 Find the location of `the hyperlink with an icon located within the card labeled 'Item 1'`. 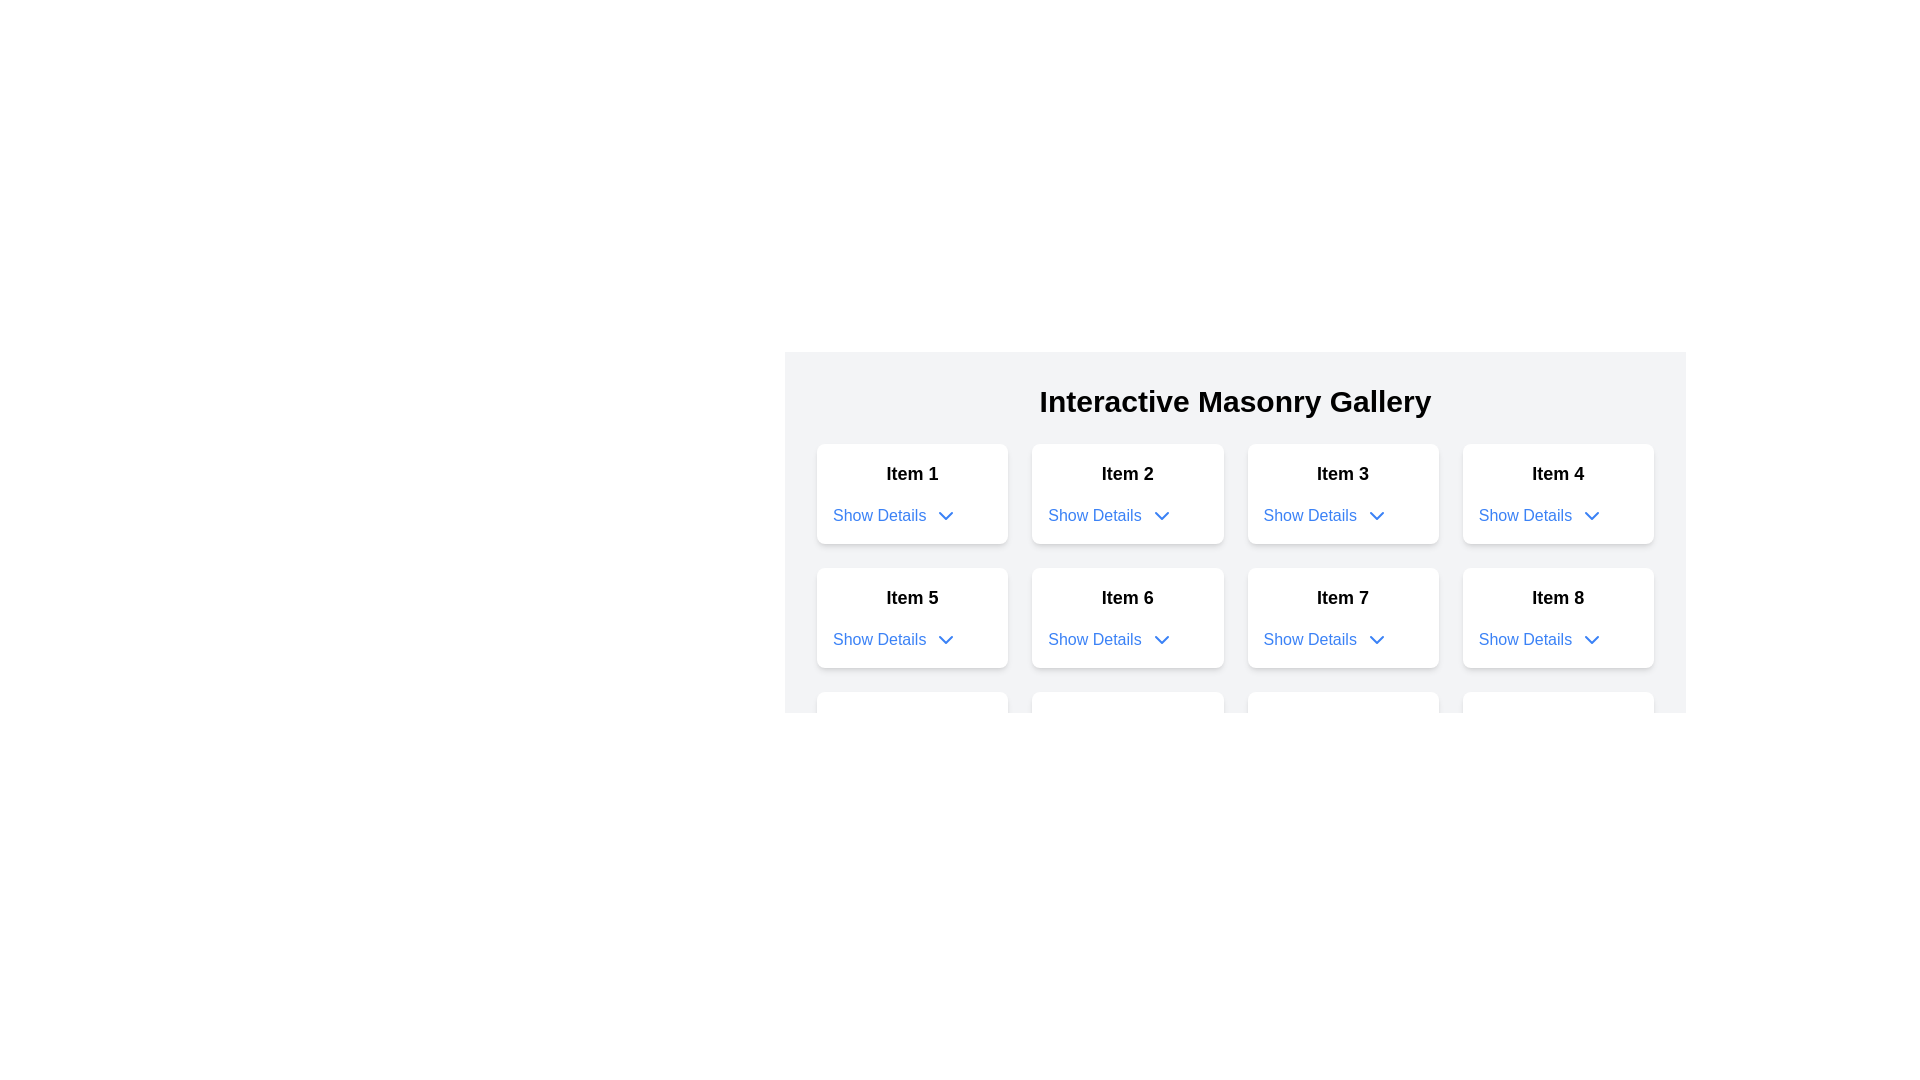

the hyperlink with an icon located within the card labeled 'Item 1' is located at coordinates (894, 515).